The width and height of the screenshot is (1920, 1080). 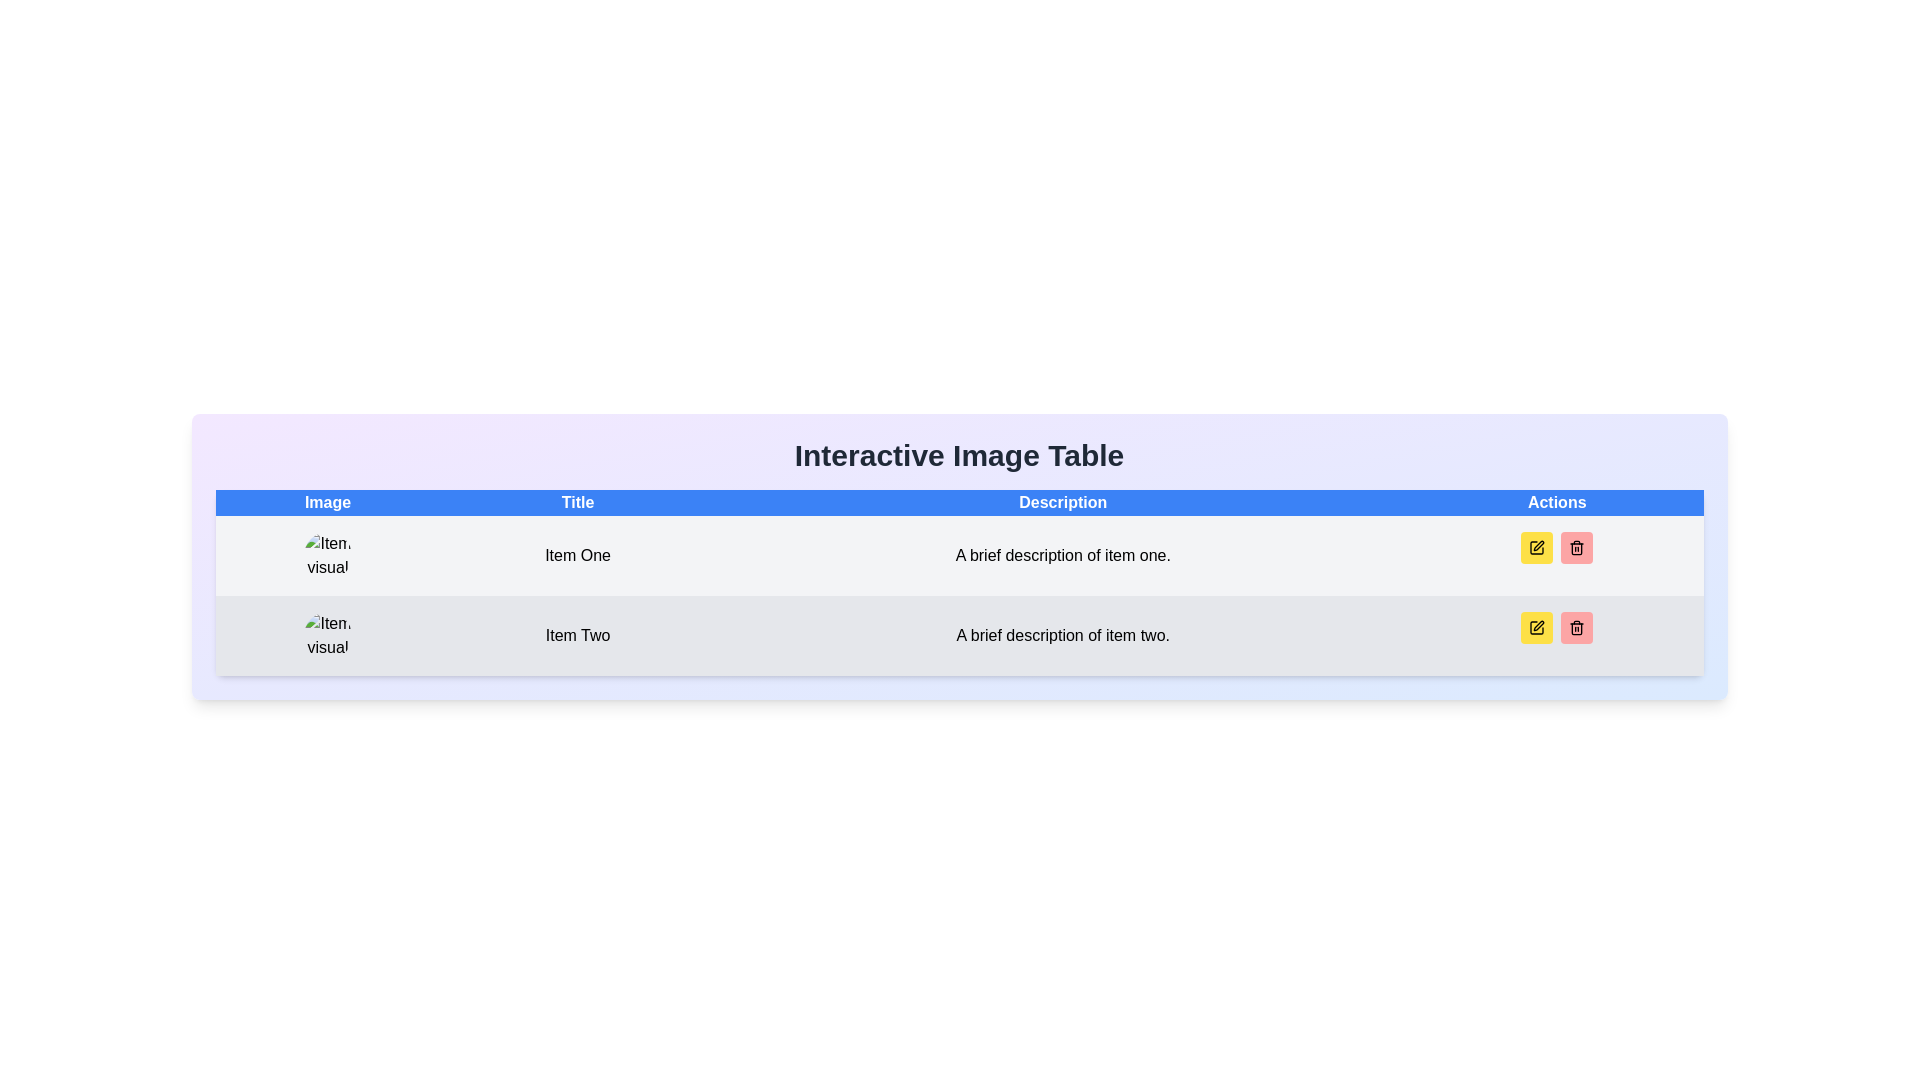 What do you see at coordinates (327, 636) in the screenshot?
I see `the visual placeholder element representing an image or icon in the second row of the table under the 'Image' column, corresponding to 'Item Two' in the 'Title' column` at bounding box center [327, 636].